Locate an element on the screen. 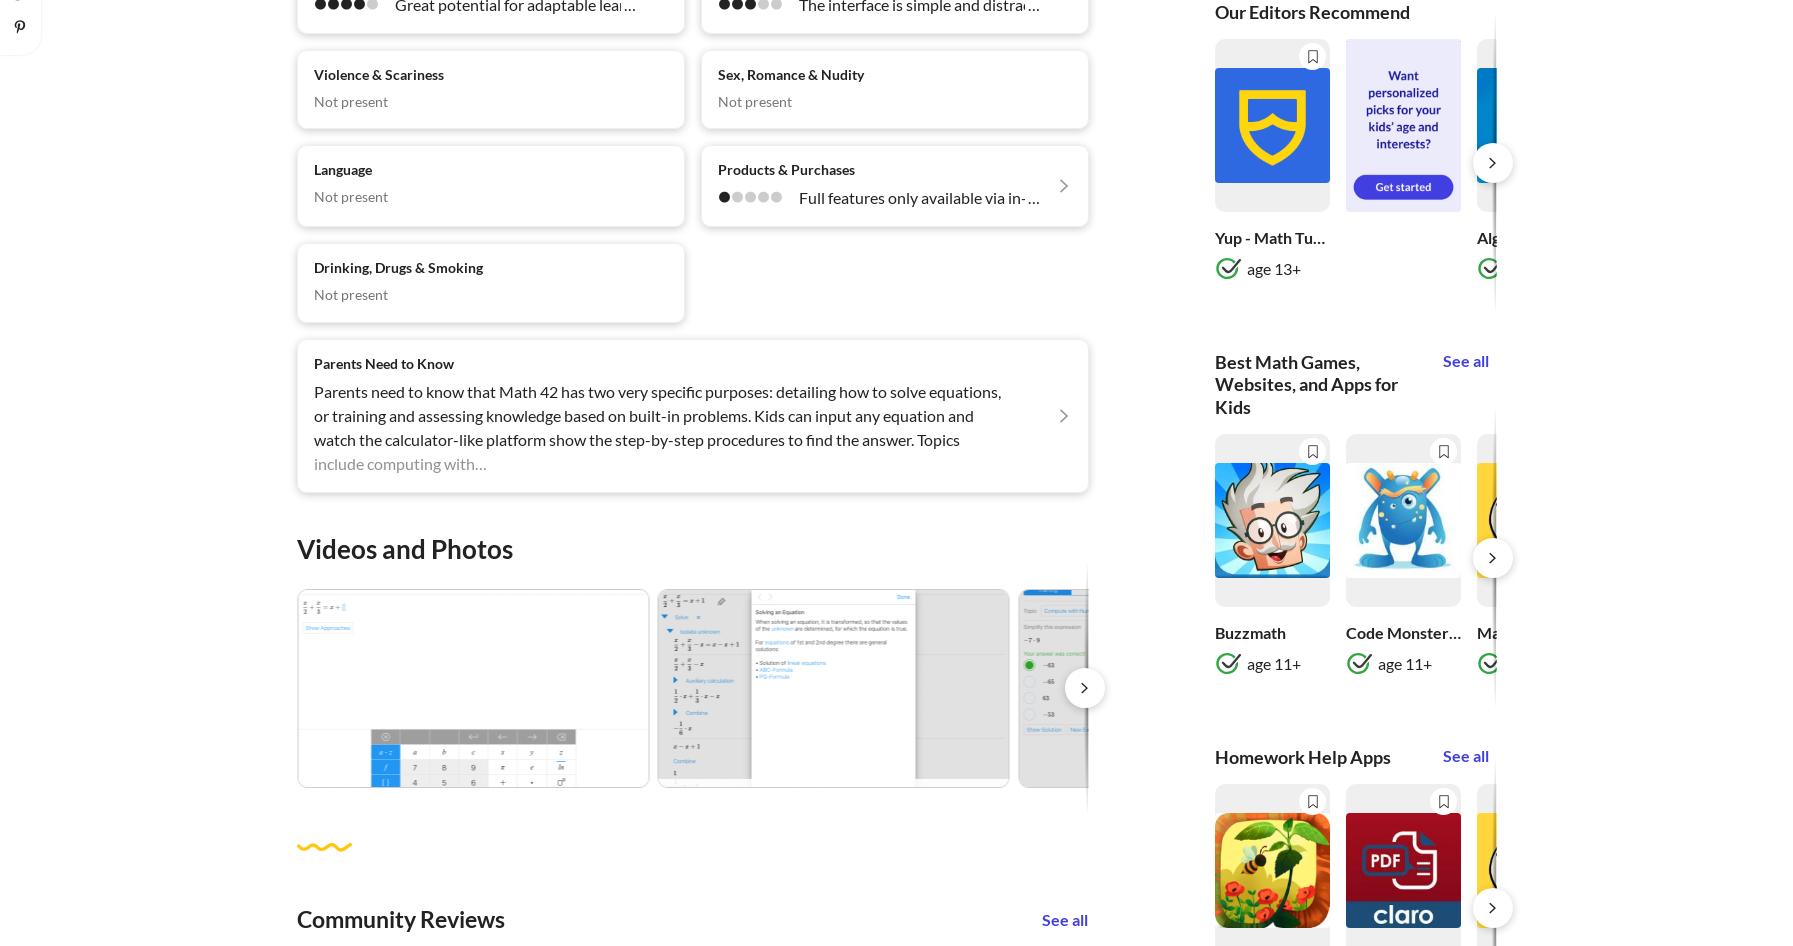 The height and width of the screenshot is (946, 1793). 'Best Math Games, Websites, and Apps for Kids' is located at coordinates (1214, 383).